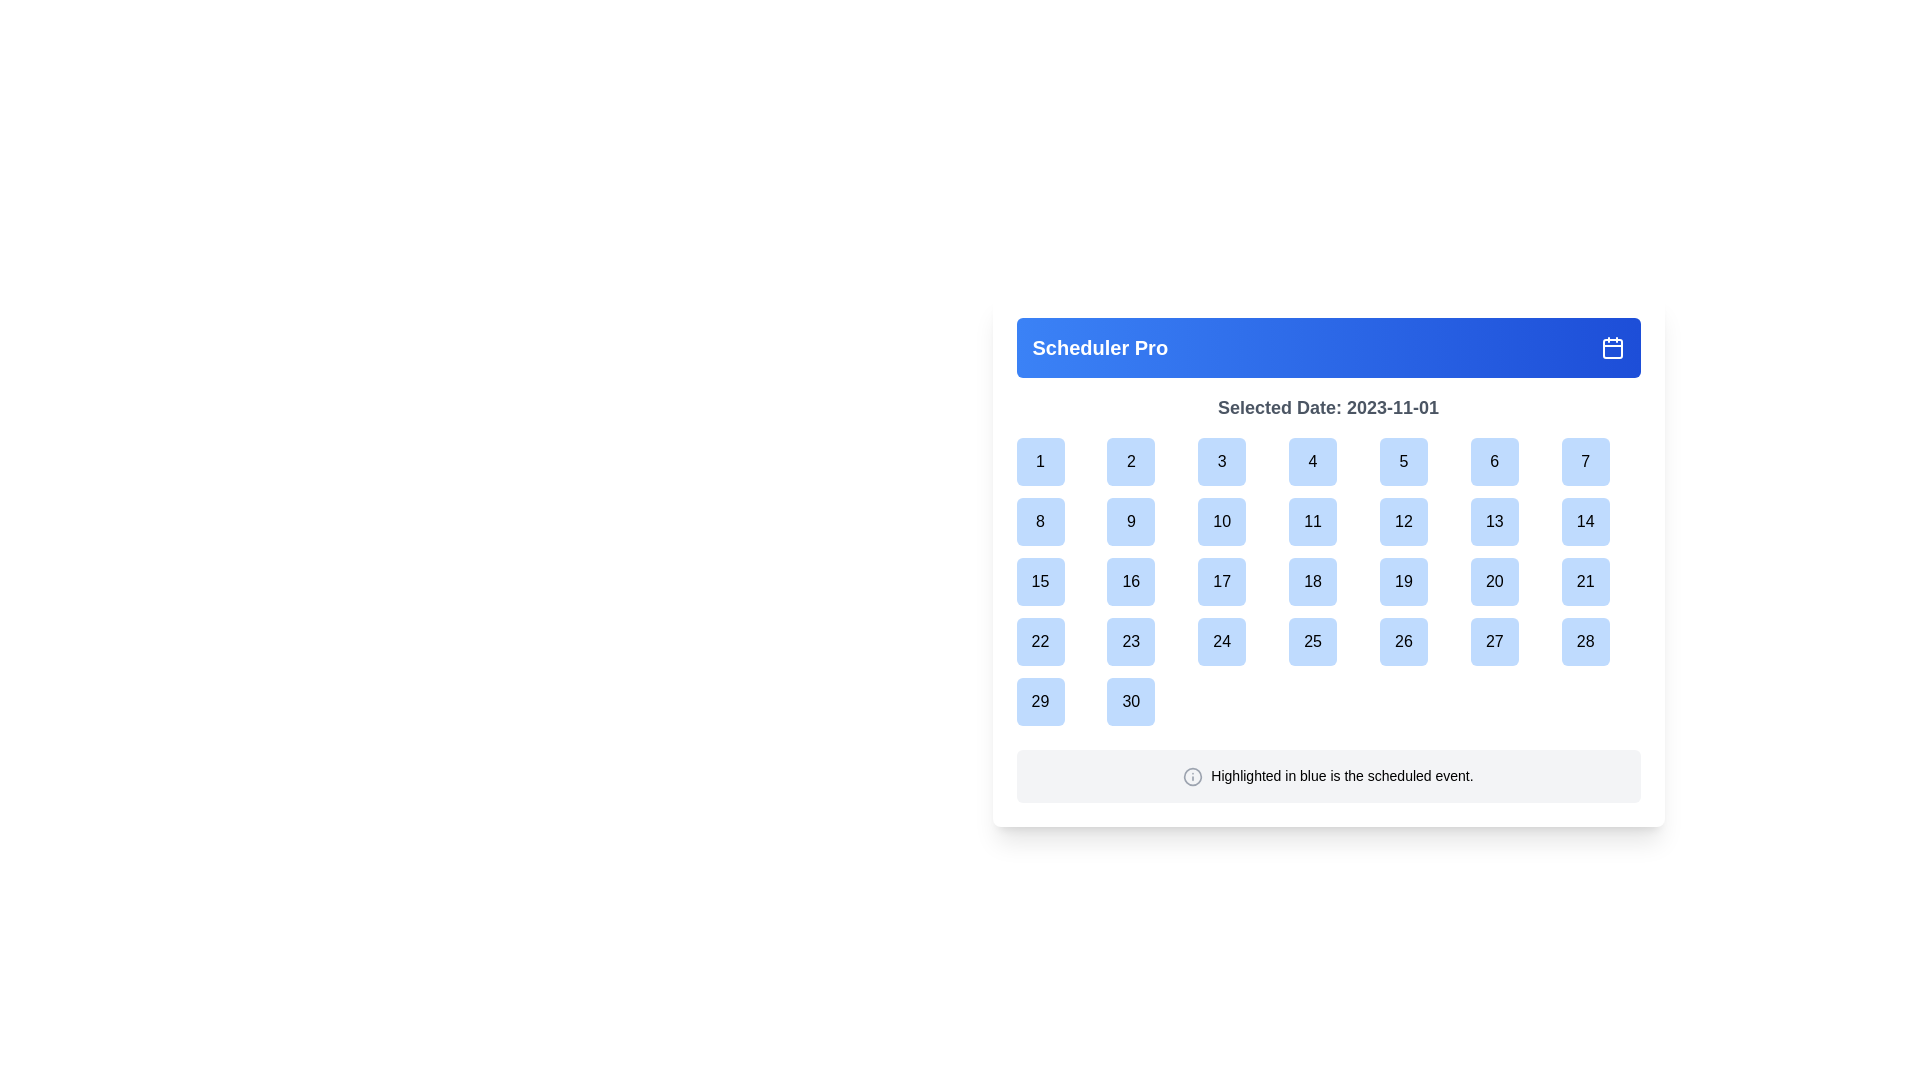  What do you see at coordinates (1131, 520) in the screenshot?
I see `the rounded rectangular button with a light blue background displaying the number '9'` at bounding box center [1131, 520].